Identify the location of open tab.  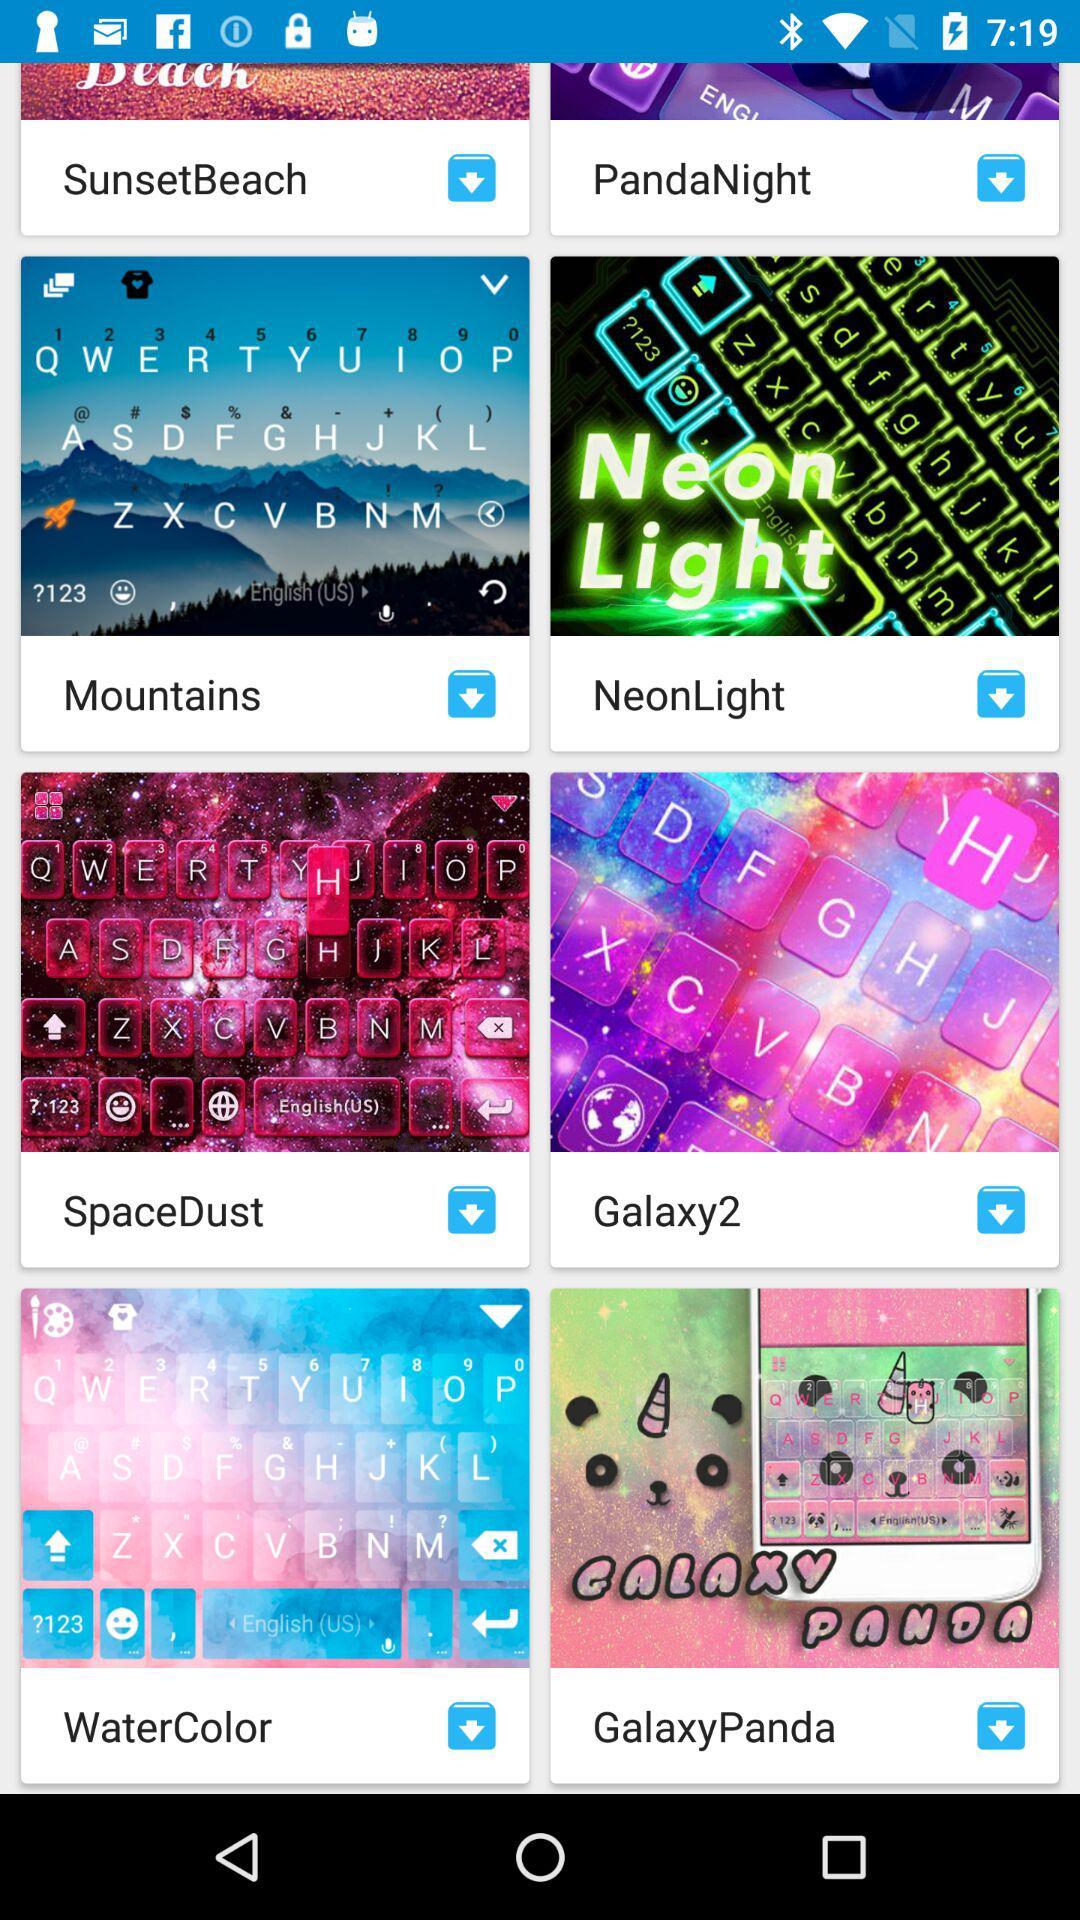
(1001, 177).